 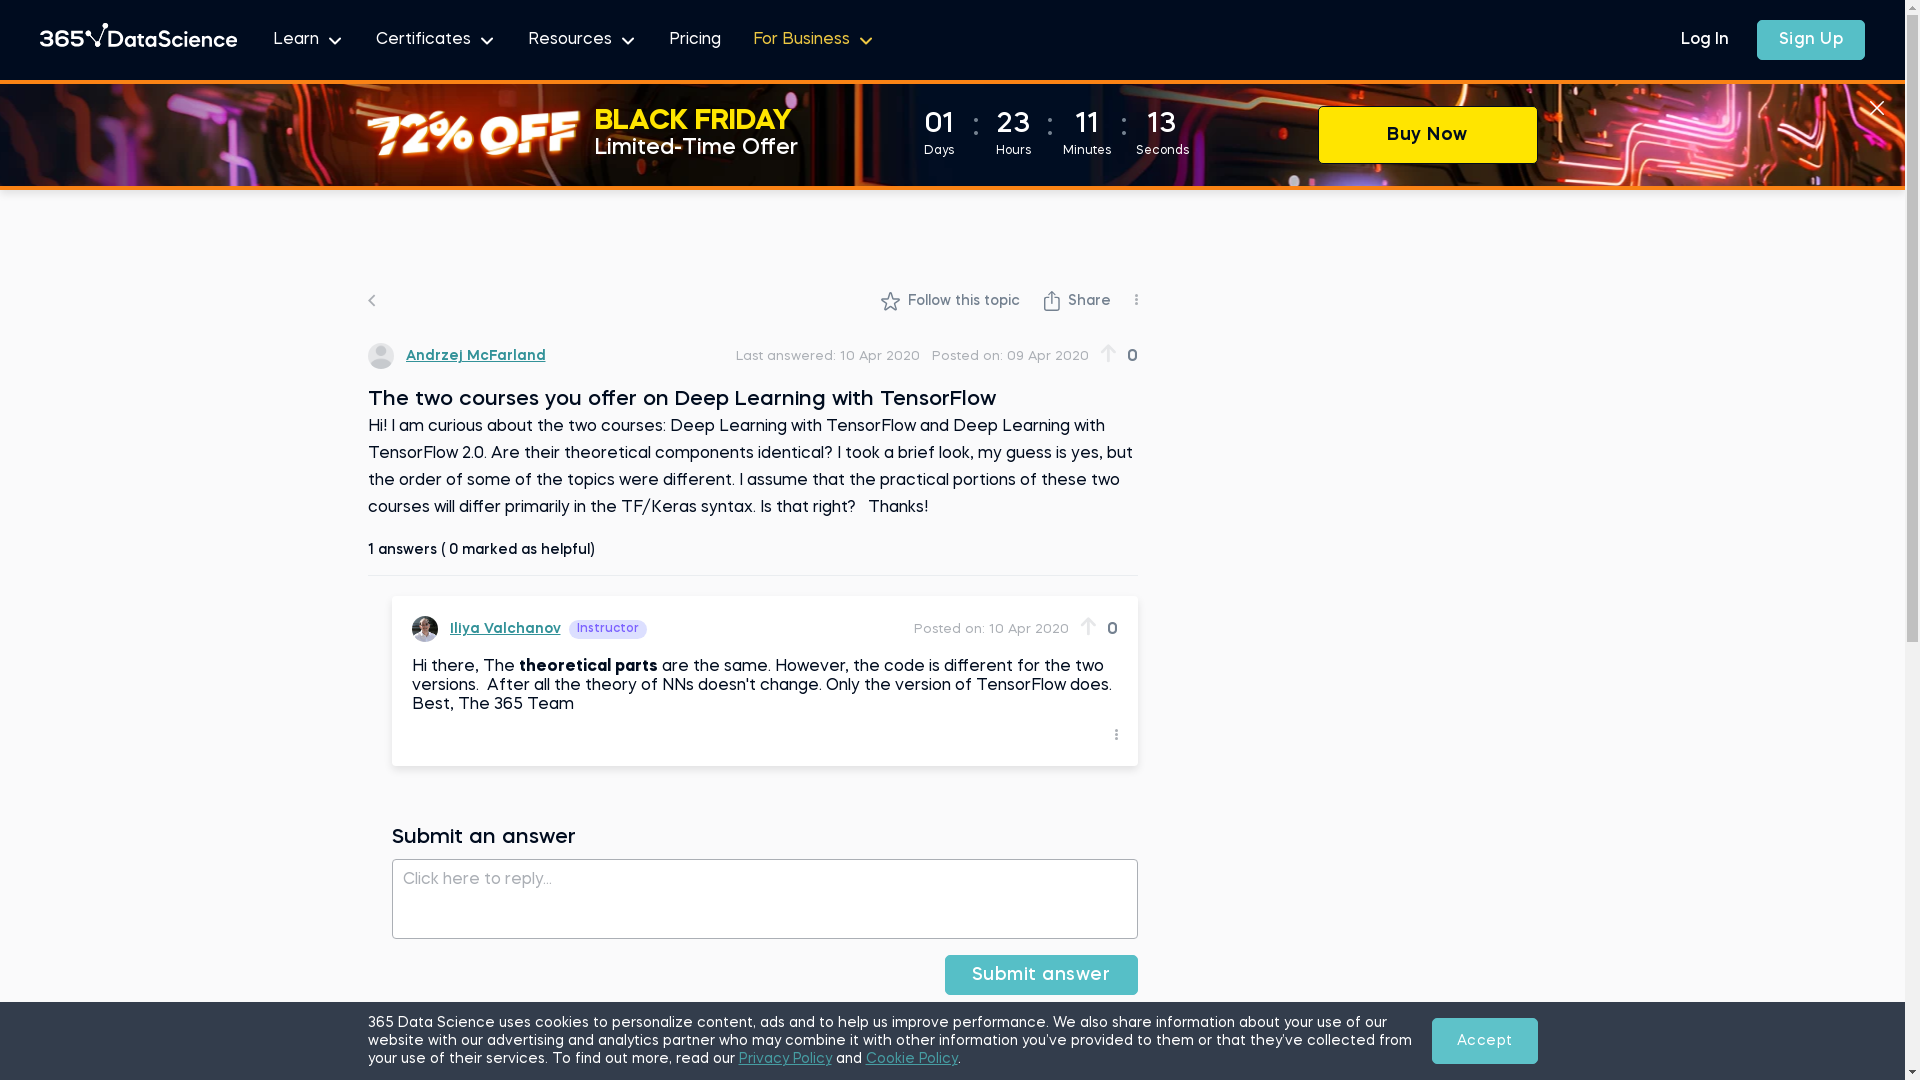 I want to click on 'Log In', so click(x=1703, y=39).